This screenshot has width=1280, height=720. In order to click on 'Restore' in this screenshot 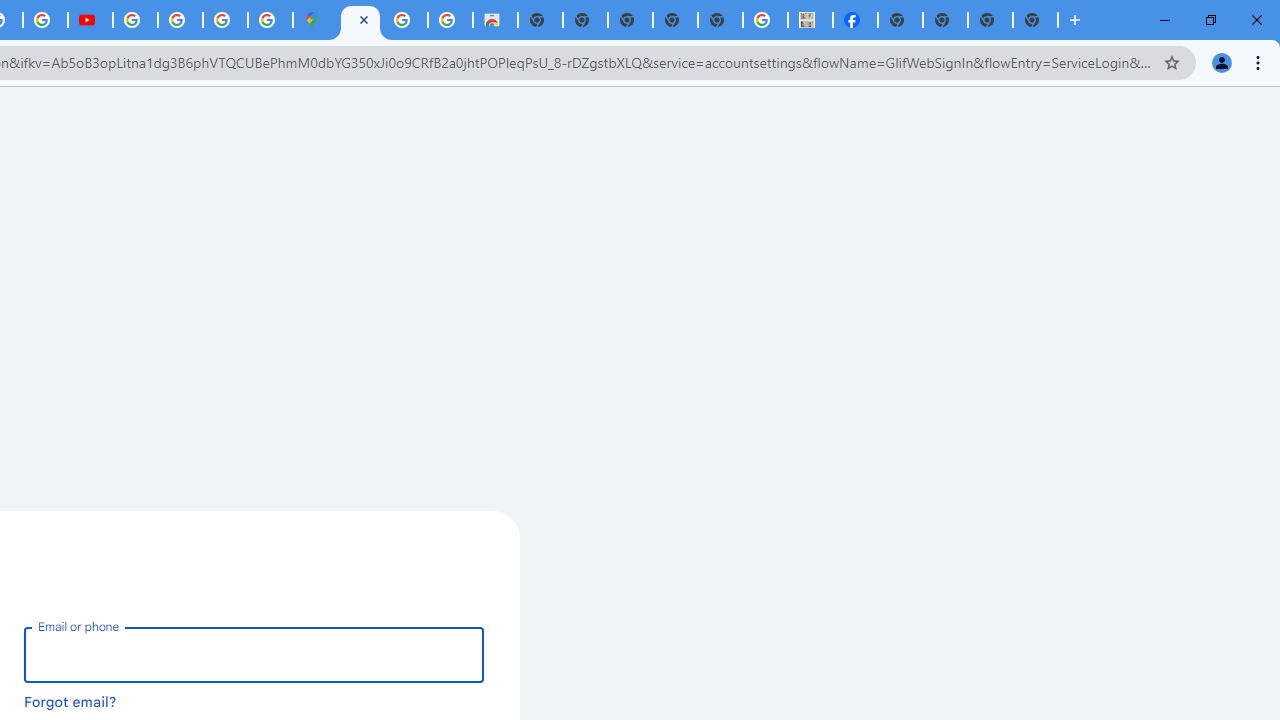, I will do `click(1209, 20)`.